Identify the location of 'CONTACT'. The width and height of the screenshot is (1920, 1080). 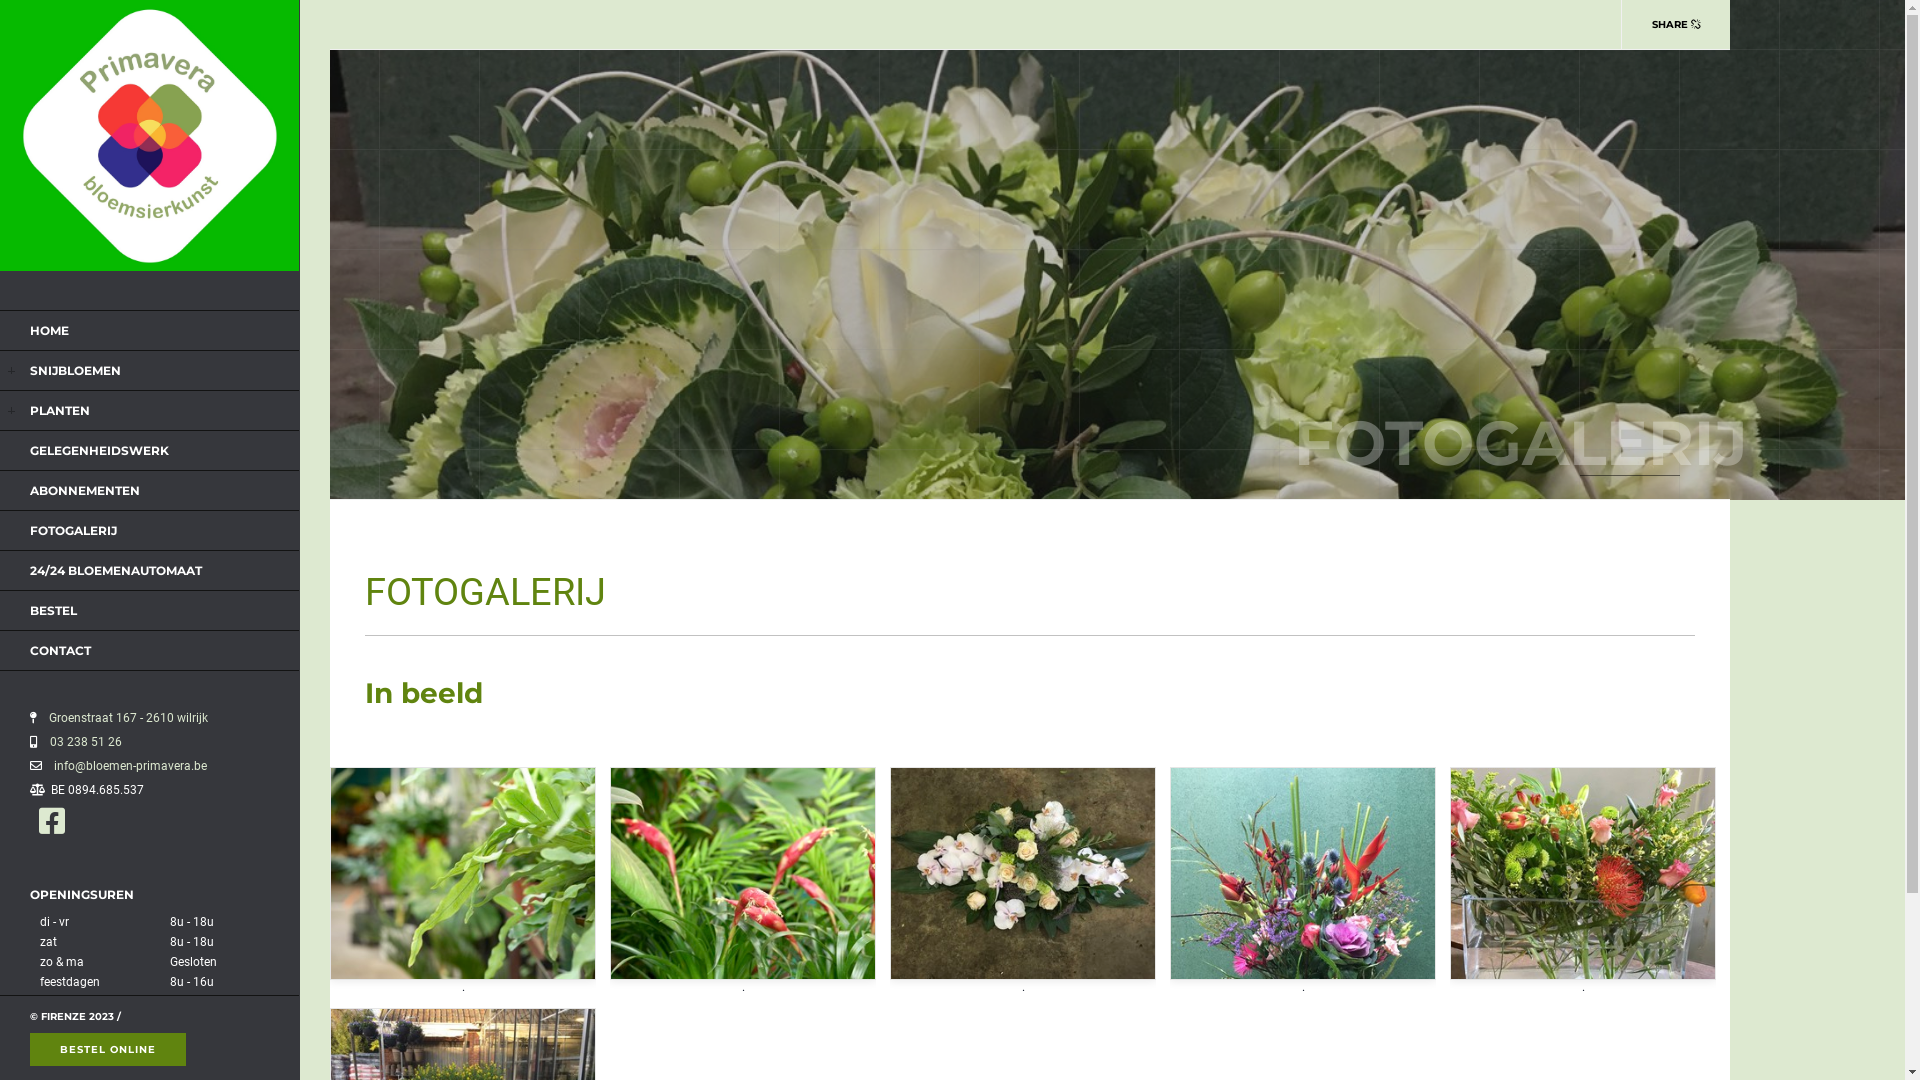
(60, 650).